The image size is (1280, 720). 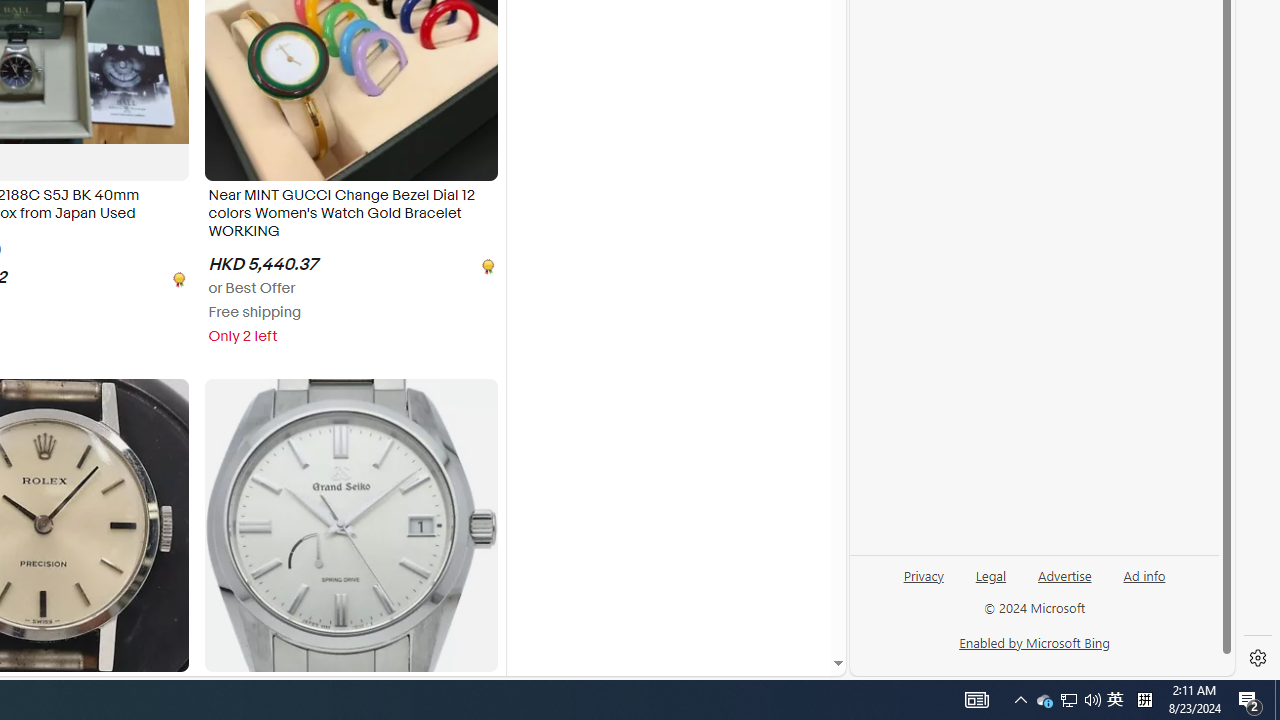 I want to click on '[object Undefined]', so click(x=486, y=264).